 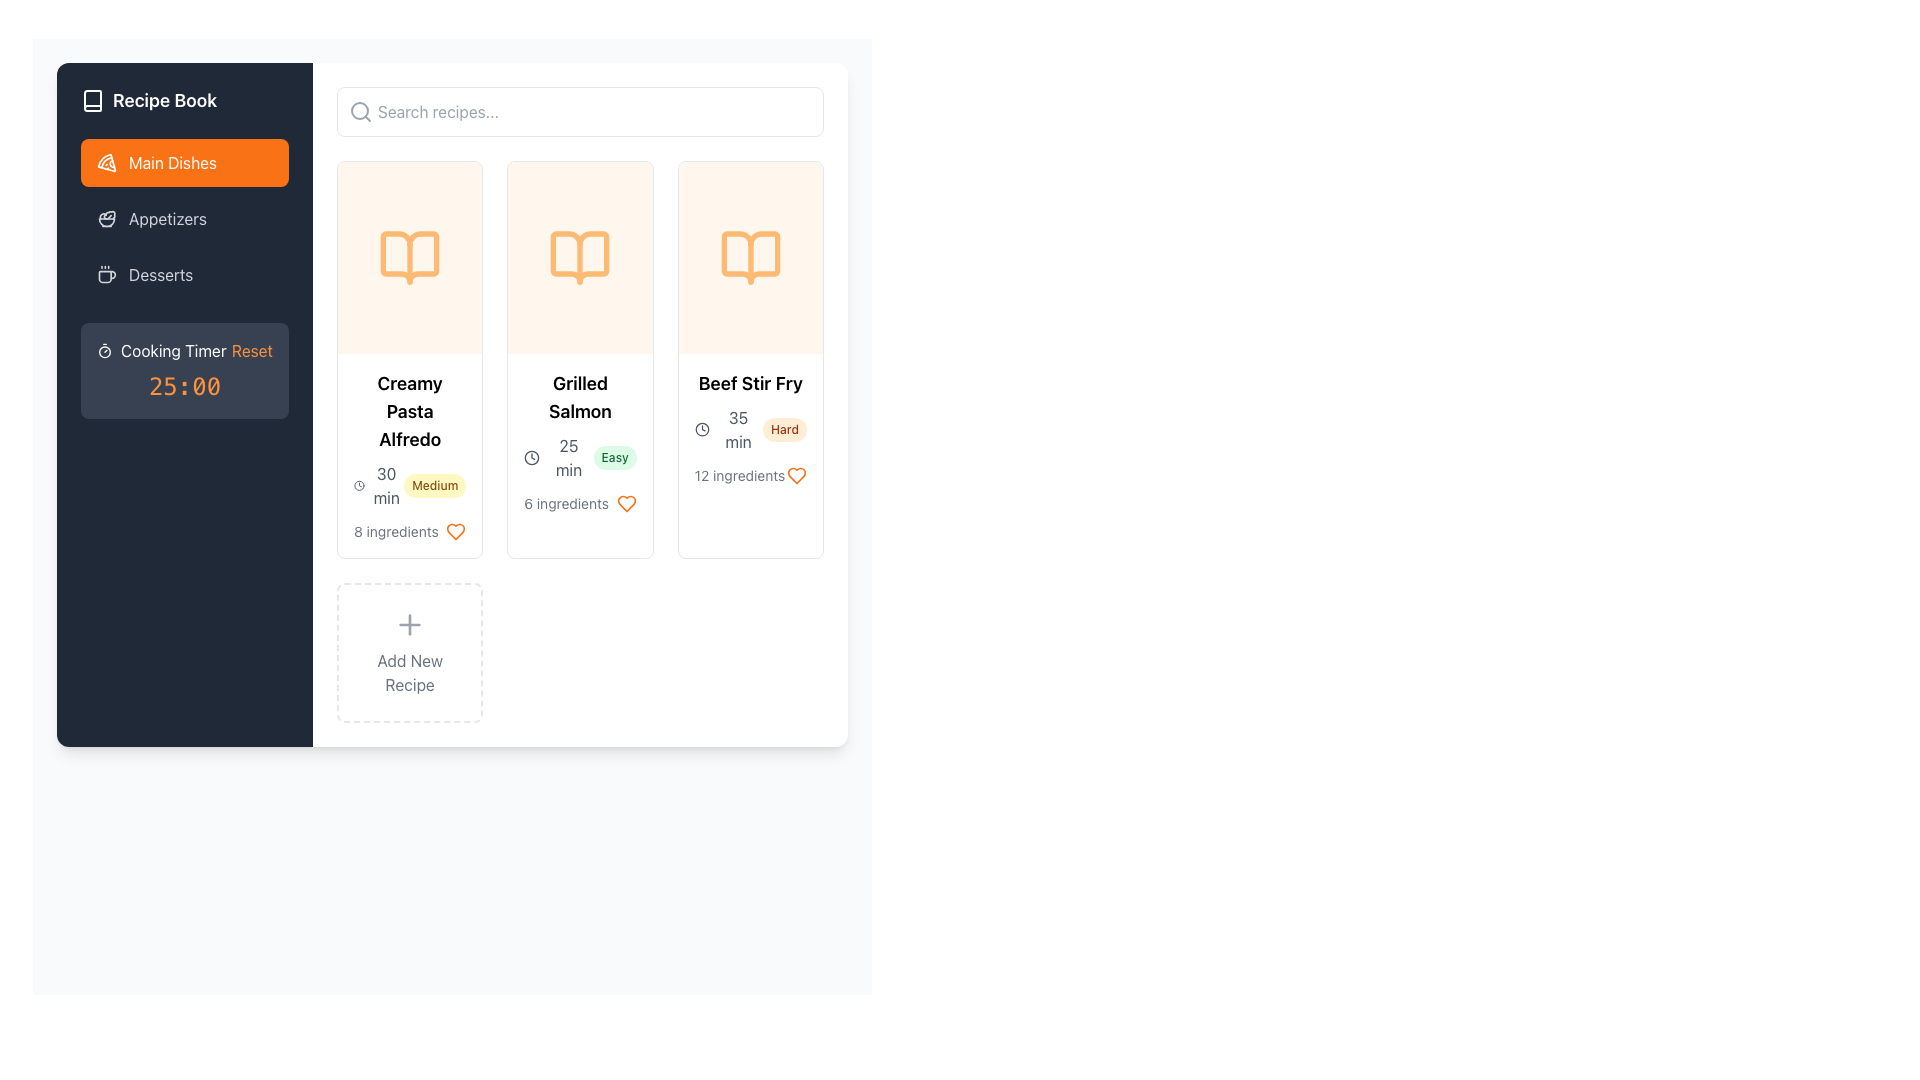 What do you see at coordinates (185, 161) in the screenshot?
I see `the 'Main Dishes' button, which is a vibrant orange button with white text and a pizza slice icon` at bounding box center [185, 161].